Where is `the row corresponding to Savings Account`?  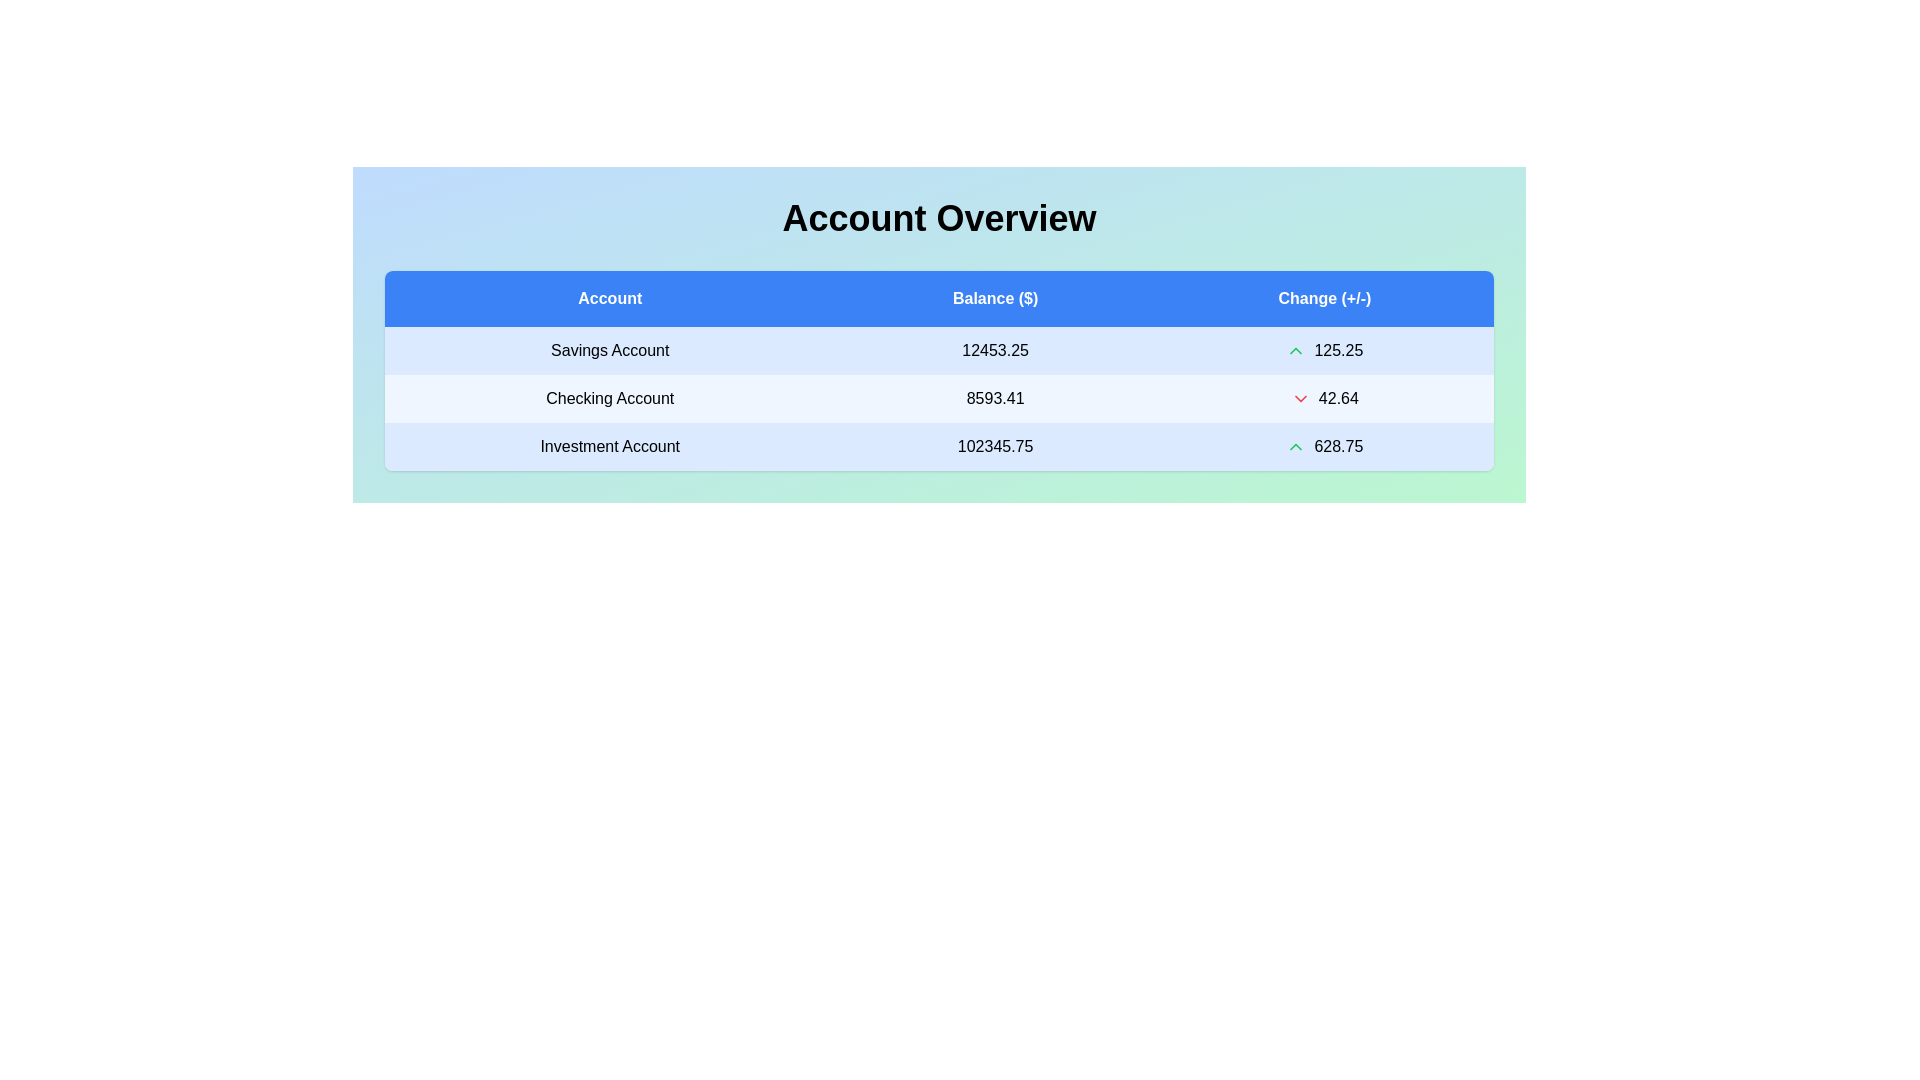
the row corresponding to Savings Account is located at coordinates (938, 350).